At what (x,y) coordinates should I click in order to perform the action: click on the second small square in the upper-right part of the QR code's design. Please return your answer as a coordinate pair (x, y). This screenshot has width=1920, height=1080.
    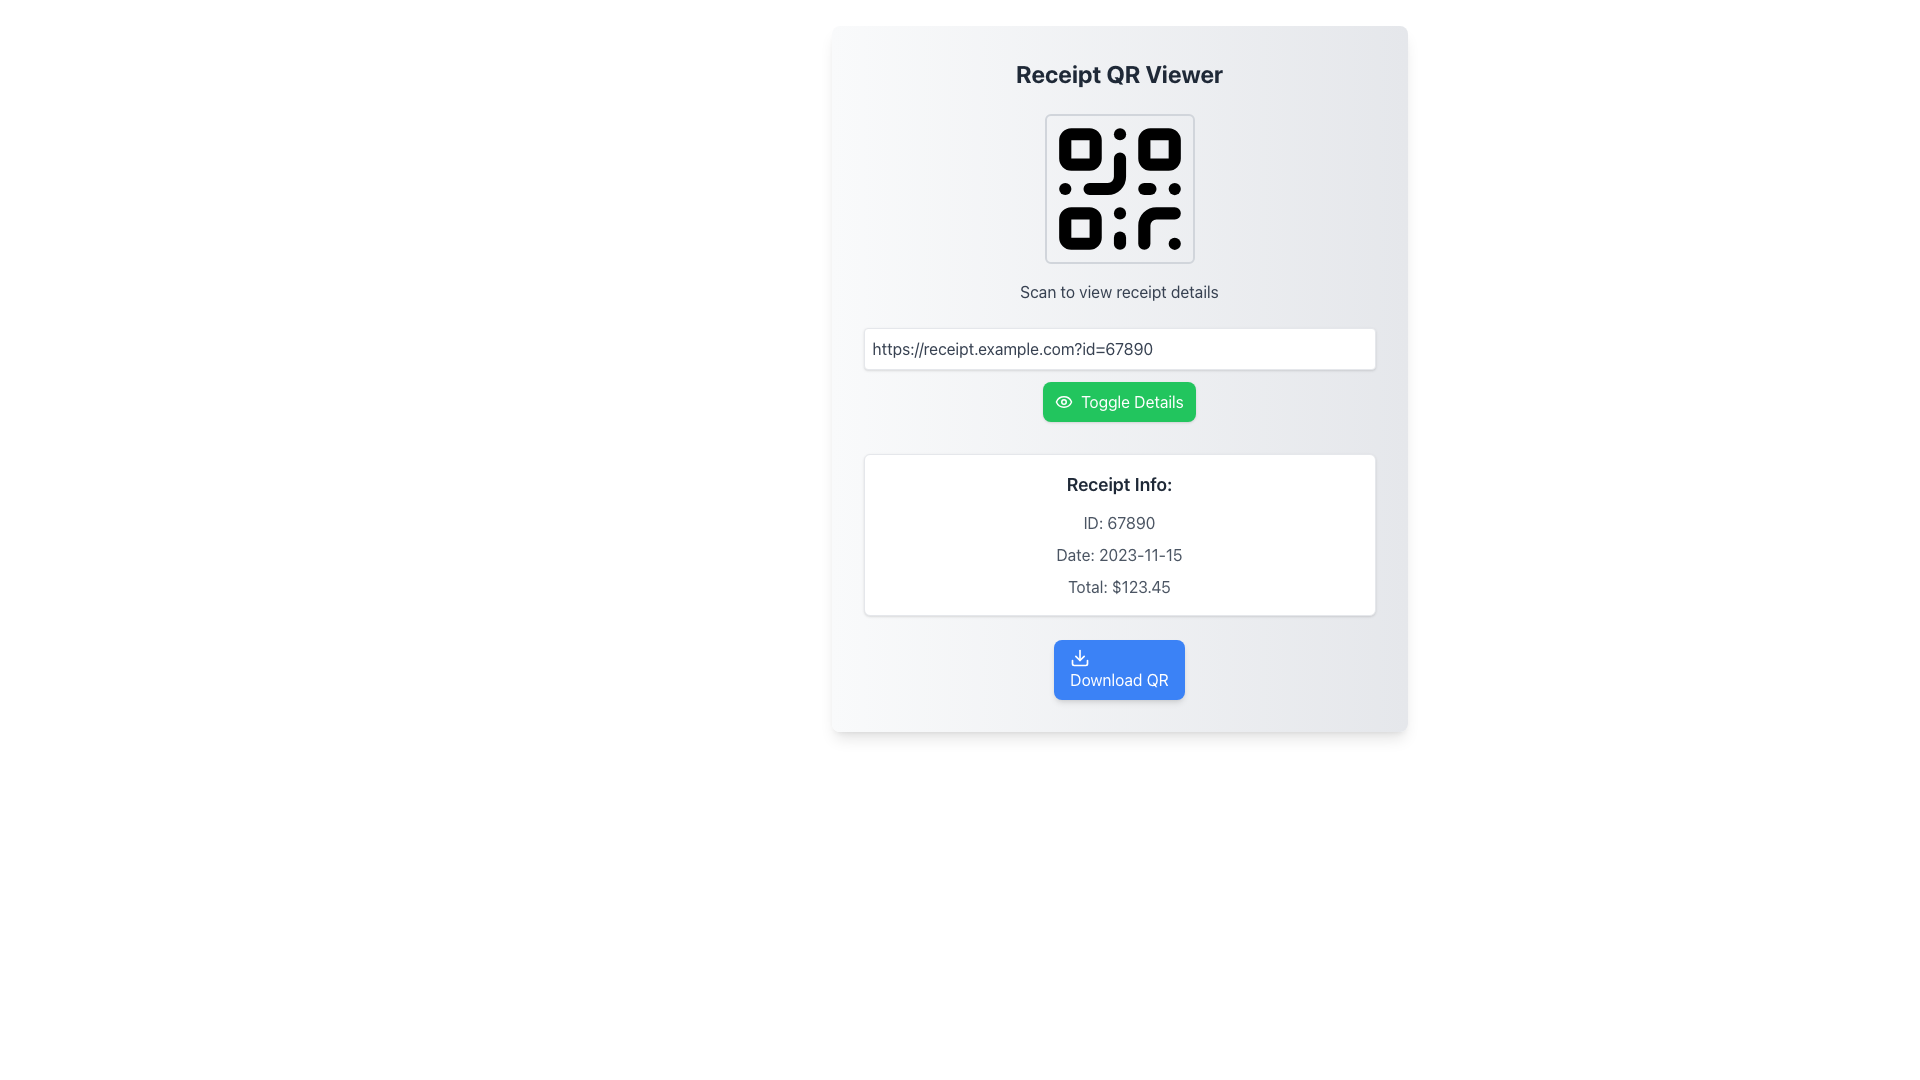
    Looking at the image, I should click on (1159, 148).